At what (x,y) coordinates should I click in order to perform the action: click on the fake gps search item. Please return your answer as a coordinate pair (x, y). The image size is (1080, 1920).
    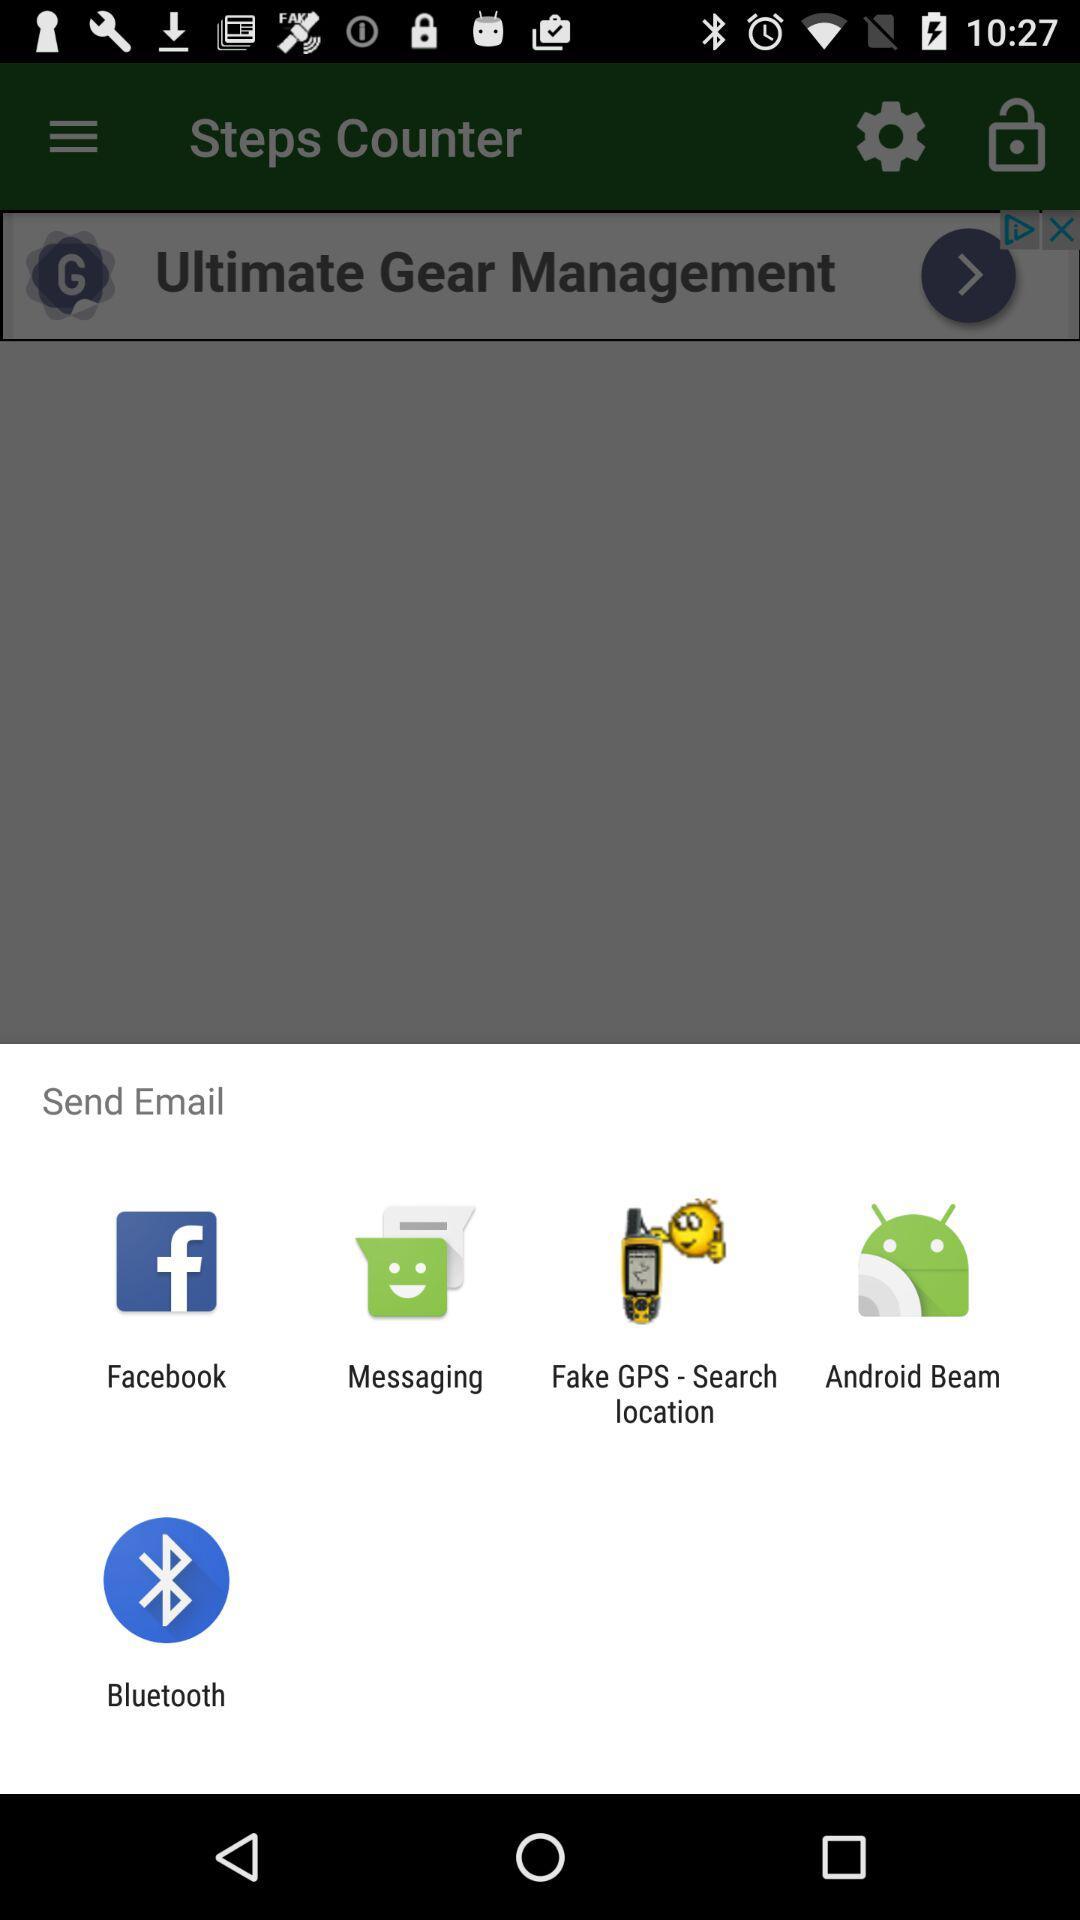
    Looking at the image, I should click on (664, 1392).